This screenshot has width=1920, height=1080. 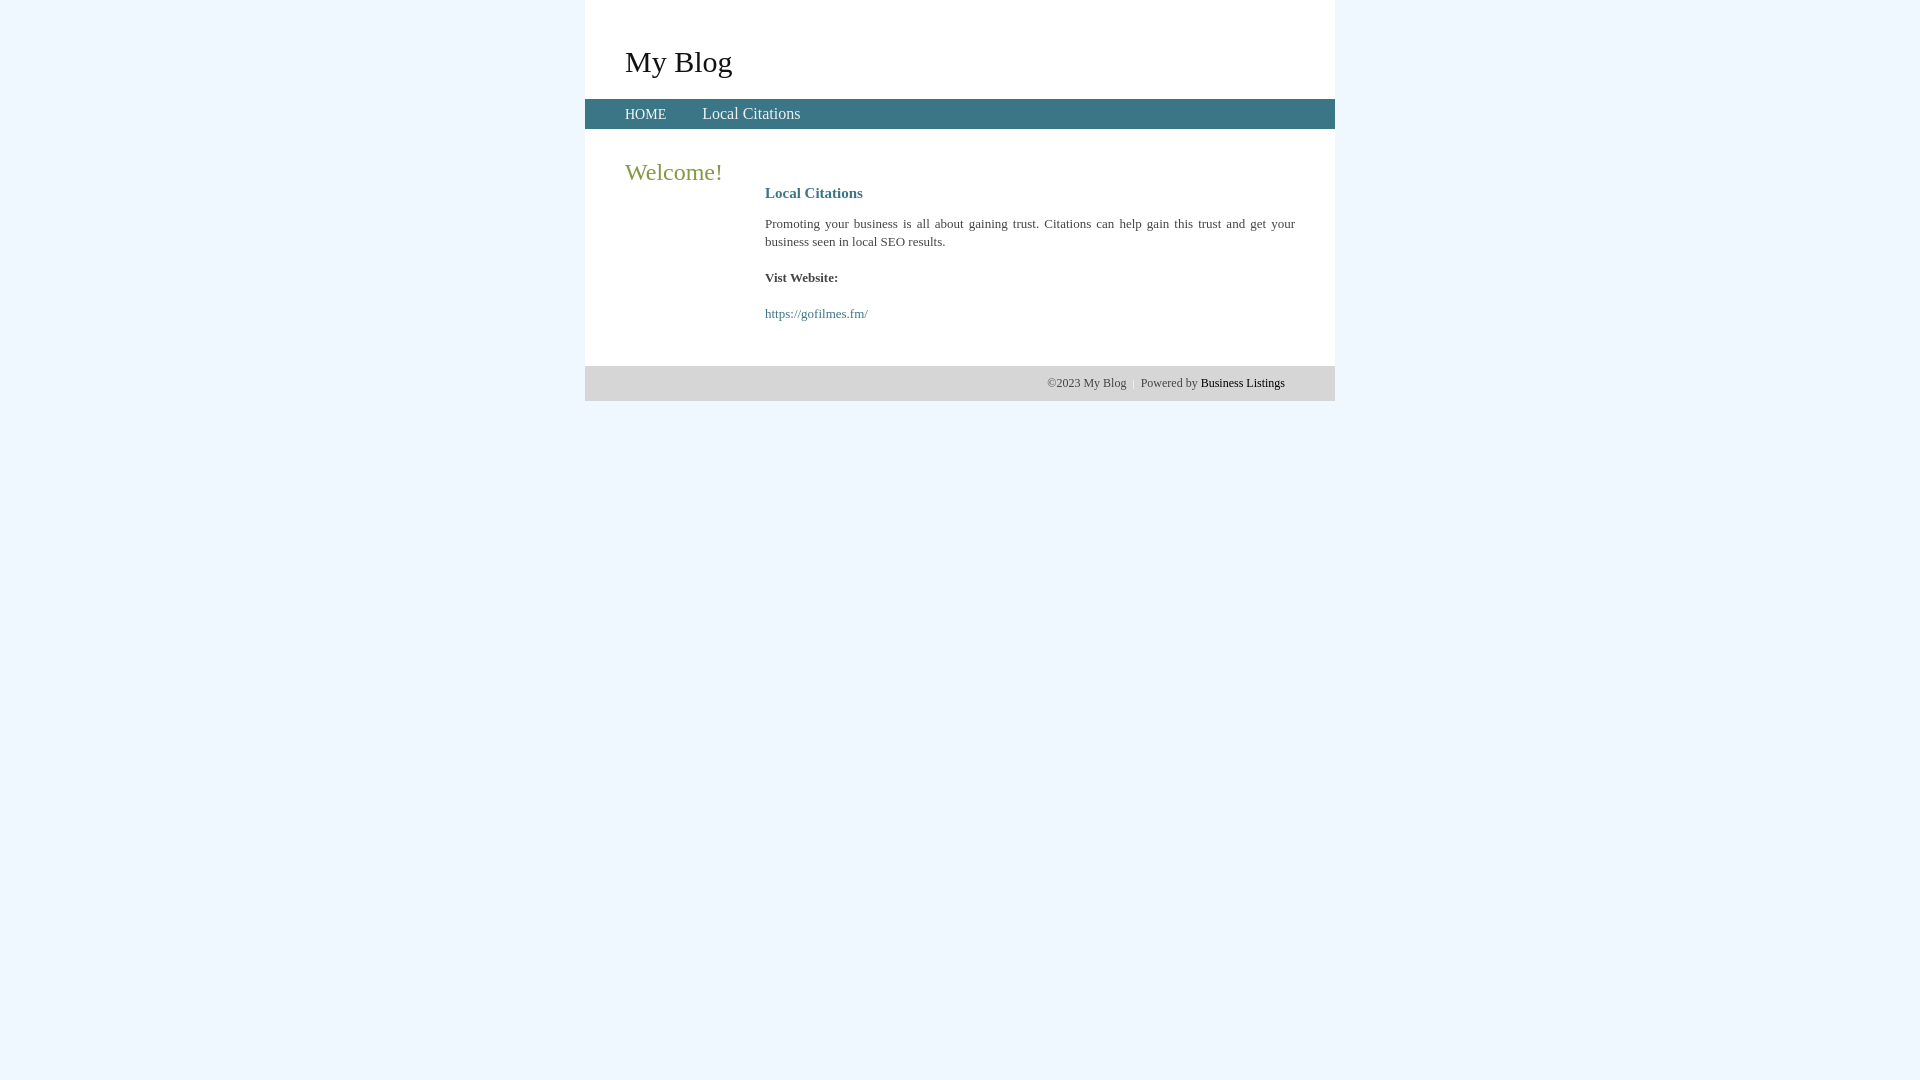 What do you see at coordinates (623, 60) in the screenshot?
I see `'My Blog'` at bounding box center [623, 60].